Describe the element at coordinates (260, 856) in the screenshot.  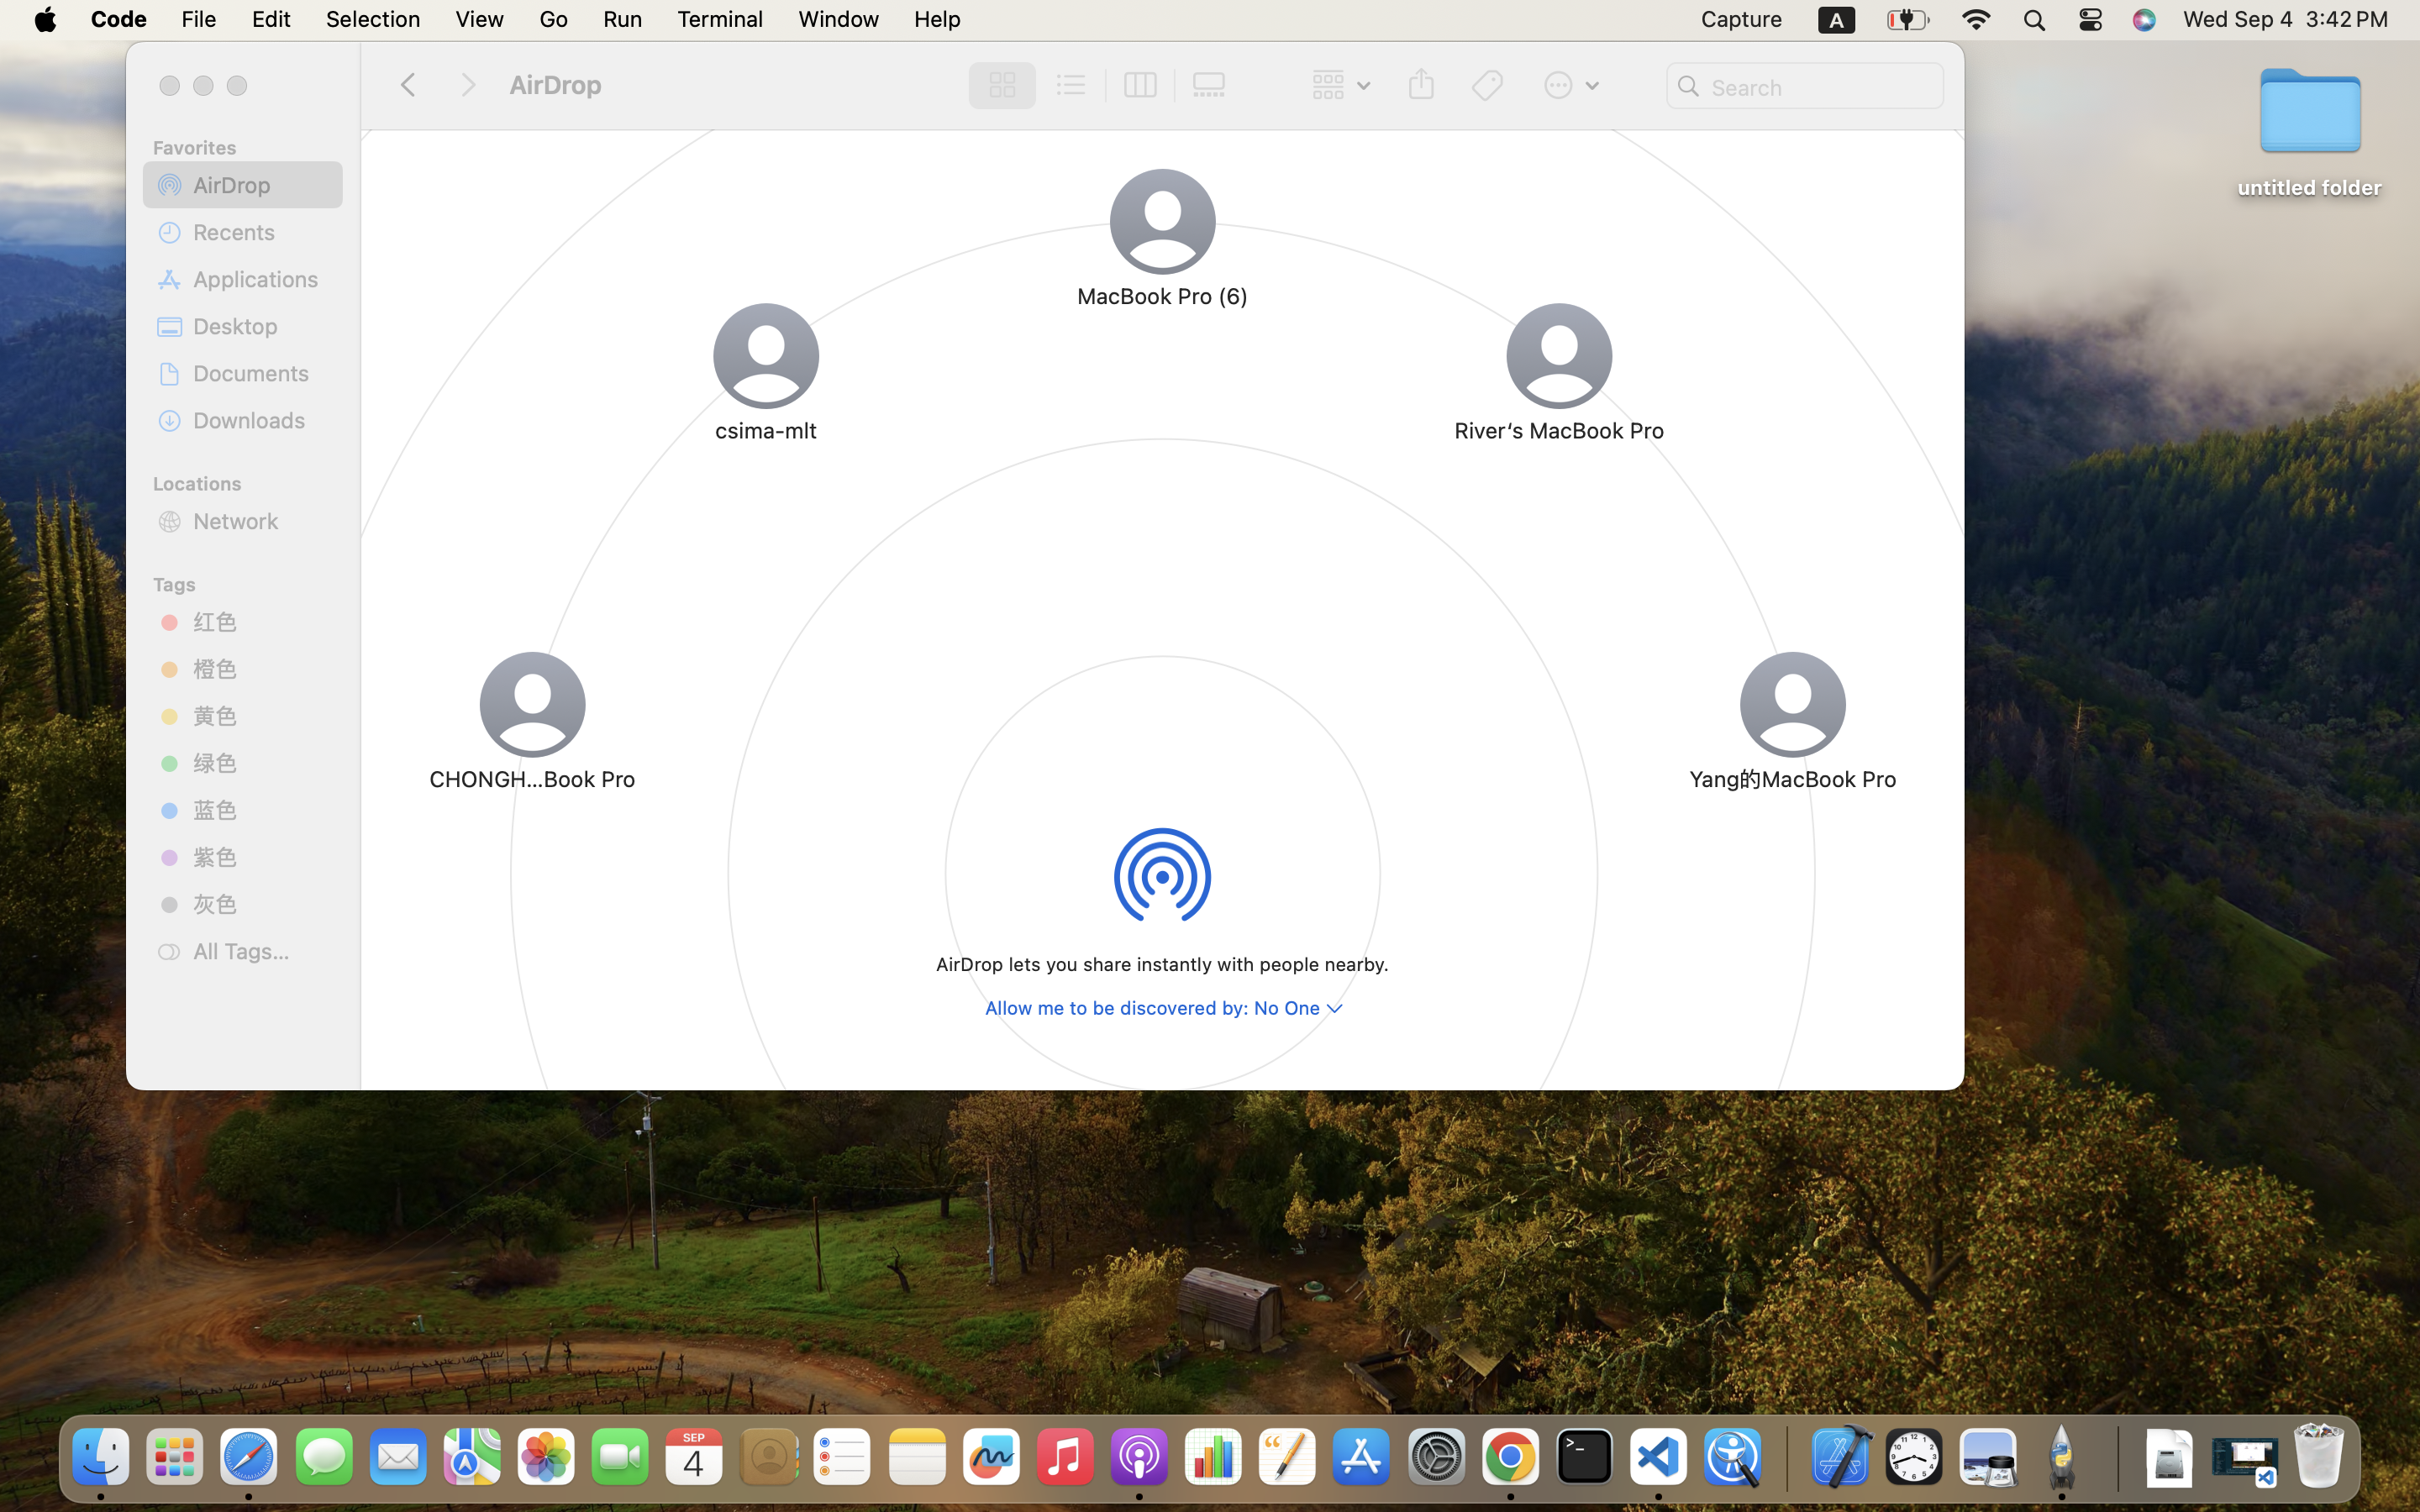
I see `'紫色'` at that location.